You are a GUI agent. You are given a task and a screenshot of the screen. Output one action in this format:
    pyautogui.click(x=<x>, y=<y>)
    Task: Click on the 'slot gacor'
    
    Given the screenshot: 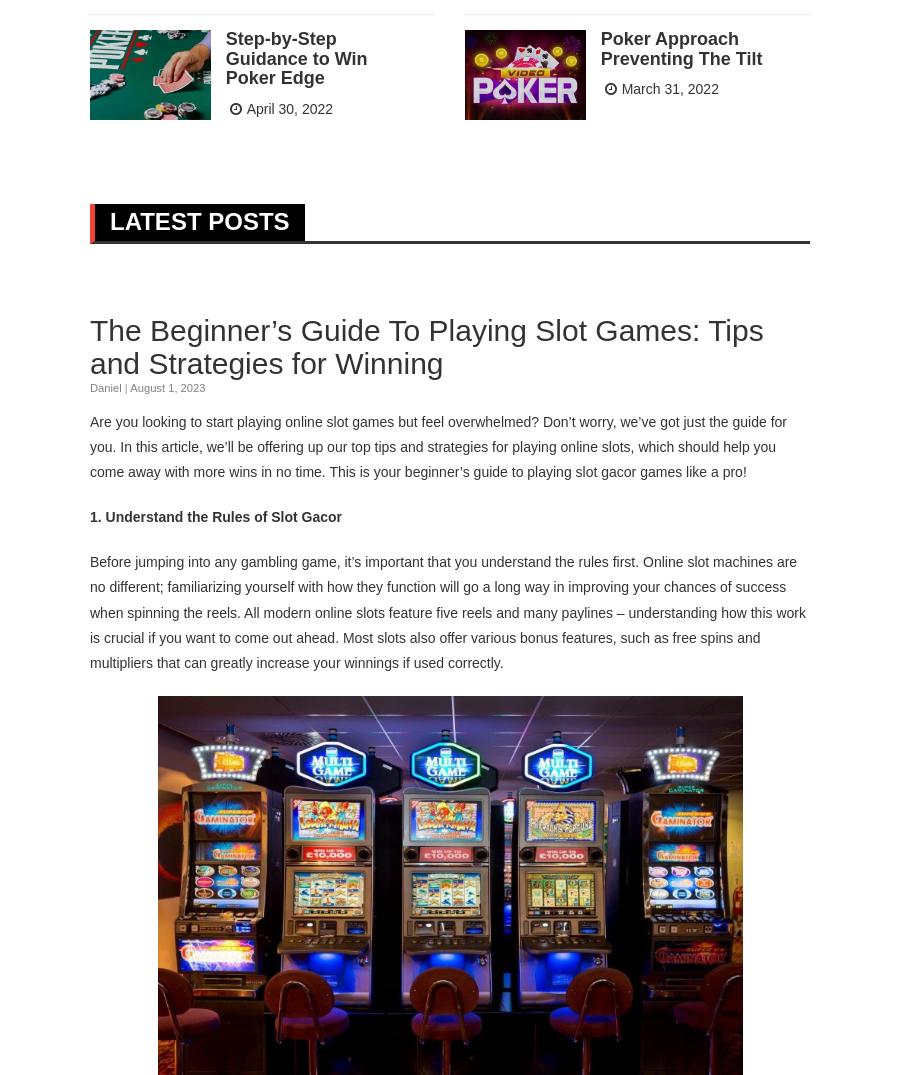 What is the action you would take?
    pyautogui.click(x=605, y=470)
    